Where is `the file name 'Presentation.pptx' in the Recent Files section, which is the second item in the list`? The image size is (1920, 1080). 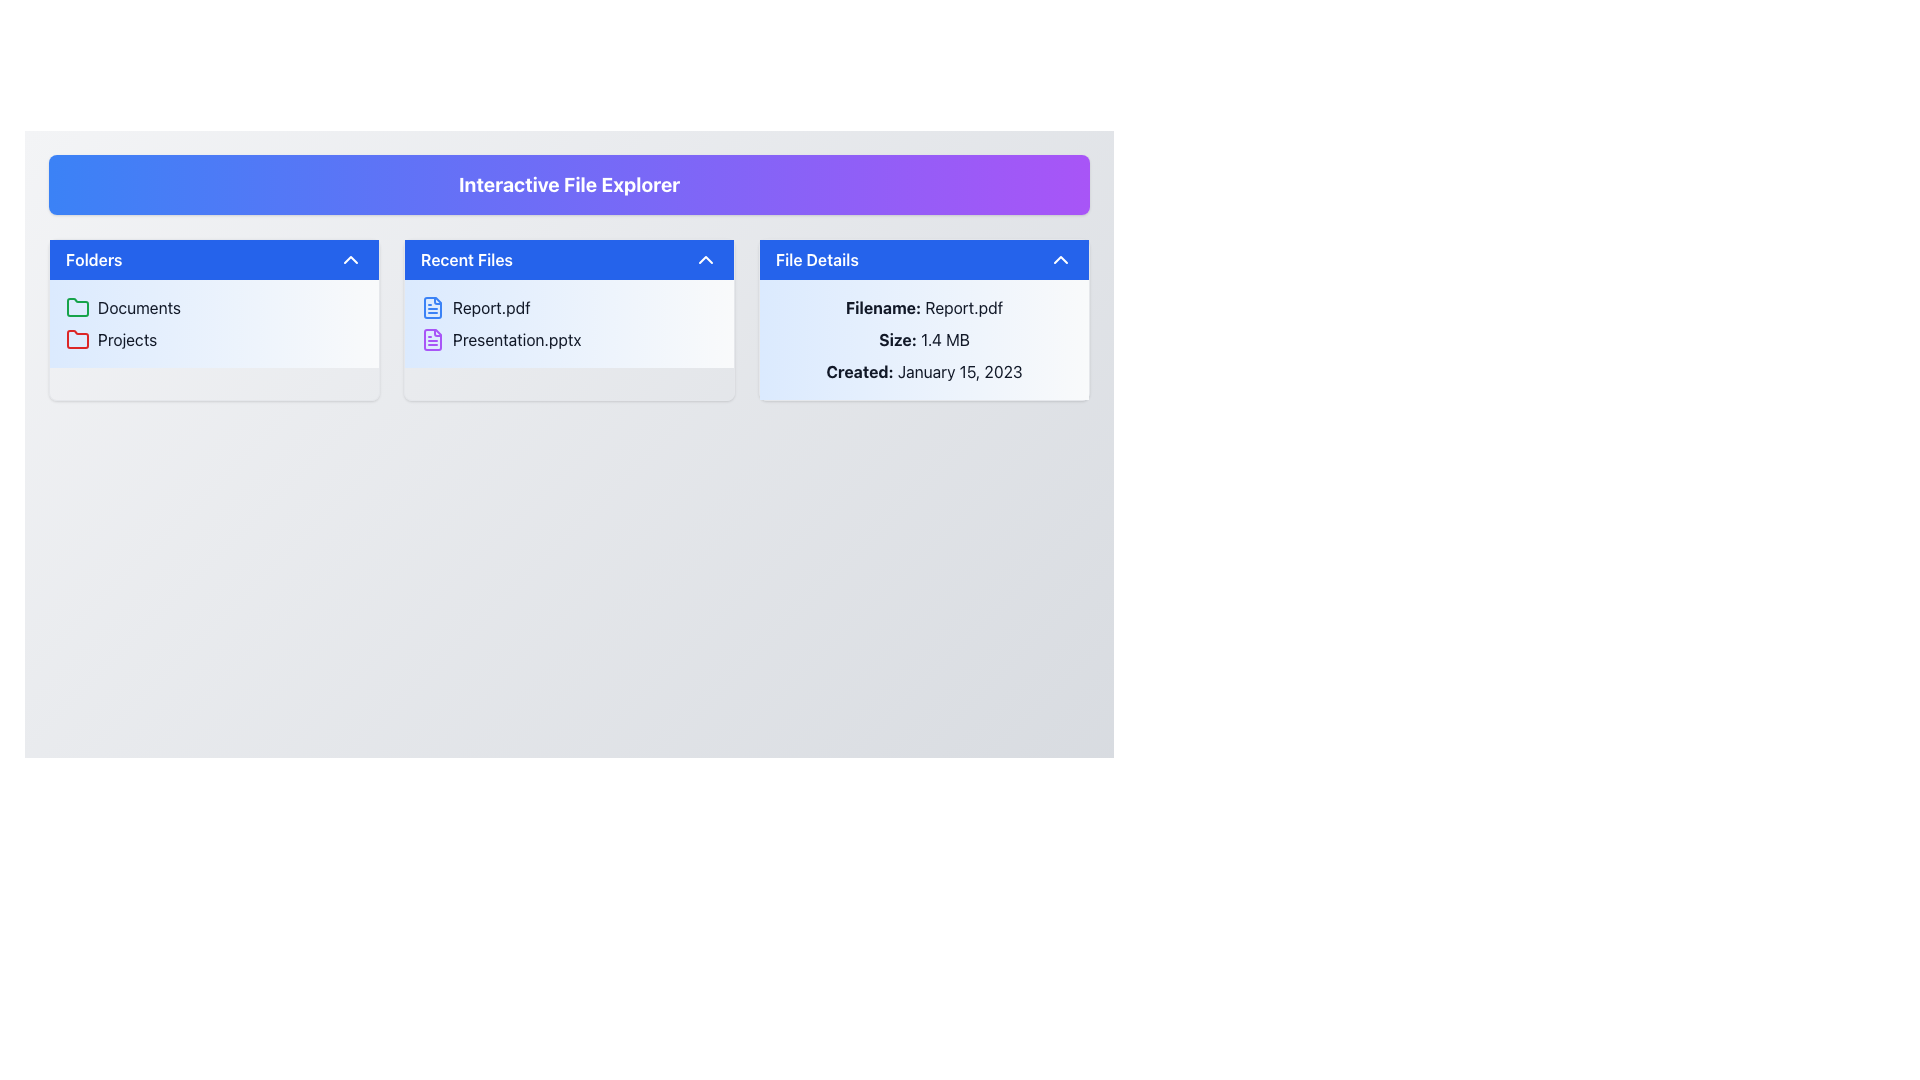 the file name 'Presentation.pptx' in the Recent Files section, which is the second item in the list is located at coordinates (568, 323).